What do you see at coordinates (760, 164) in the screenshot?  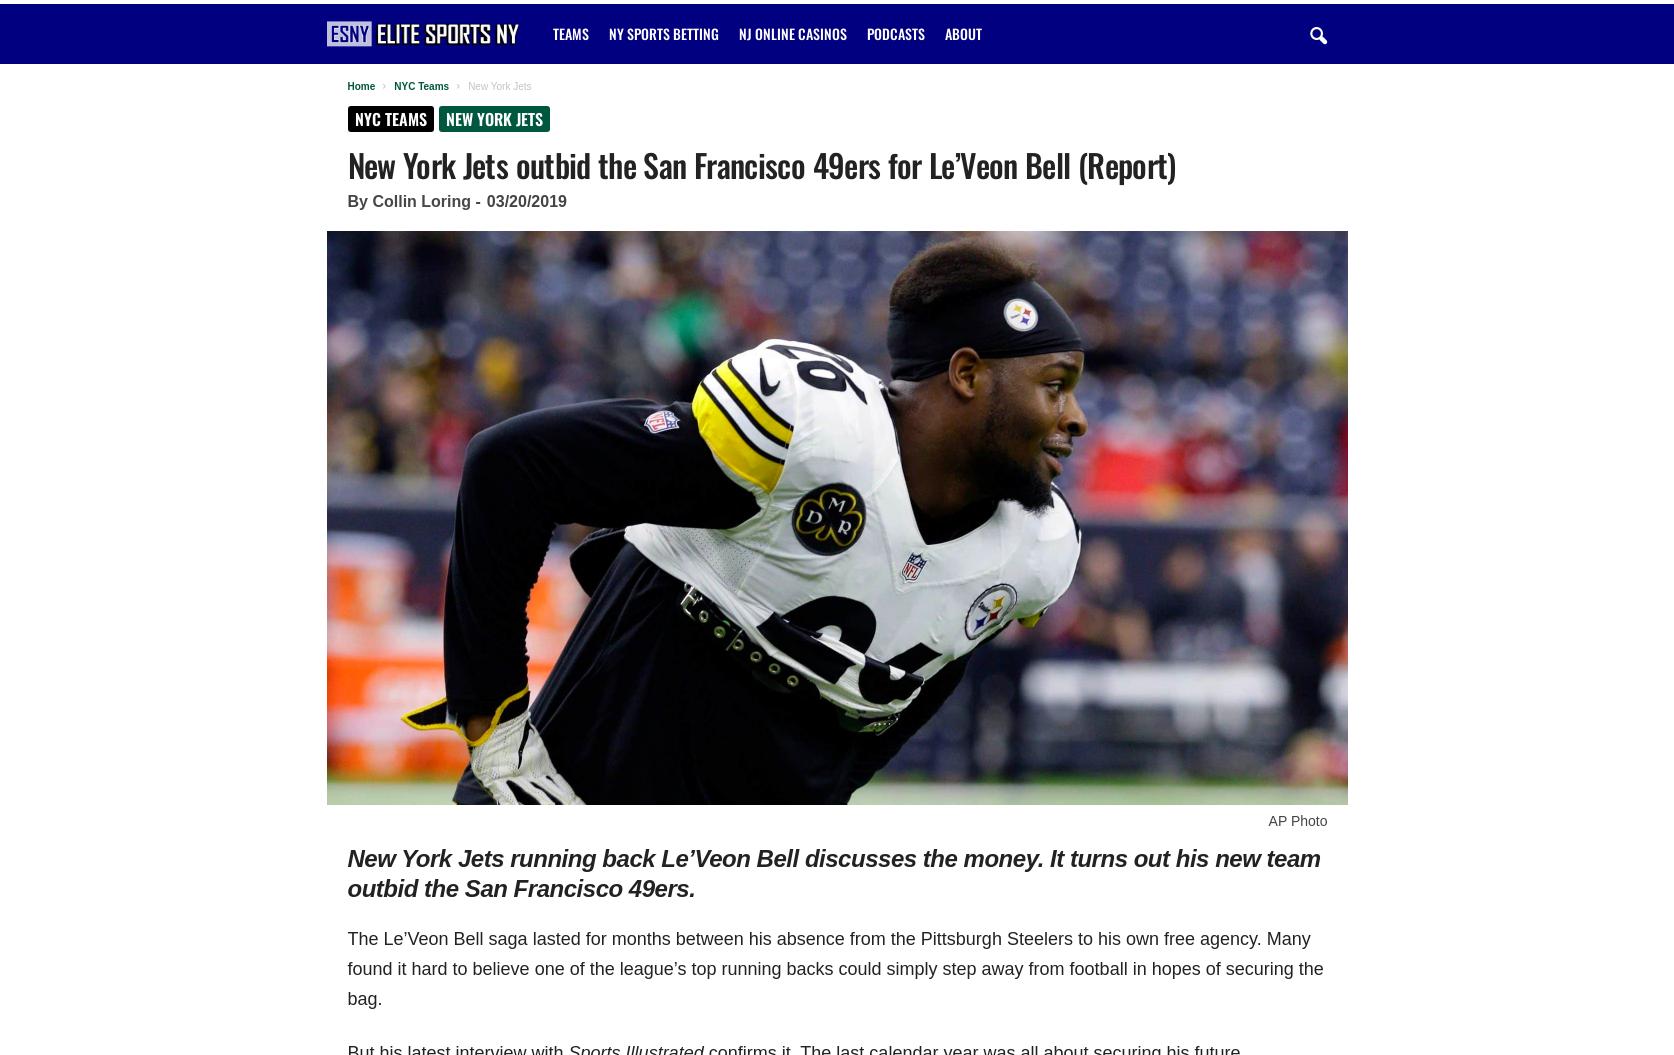 I see `'New York Jets outbid the San Francisco 49ers for Le’Veon Bell (Report)'` at bounding box center [760, 164].